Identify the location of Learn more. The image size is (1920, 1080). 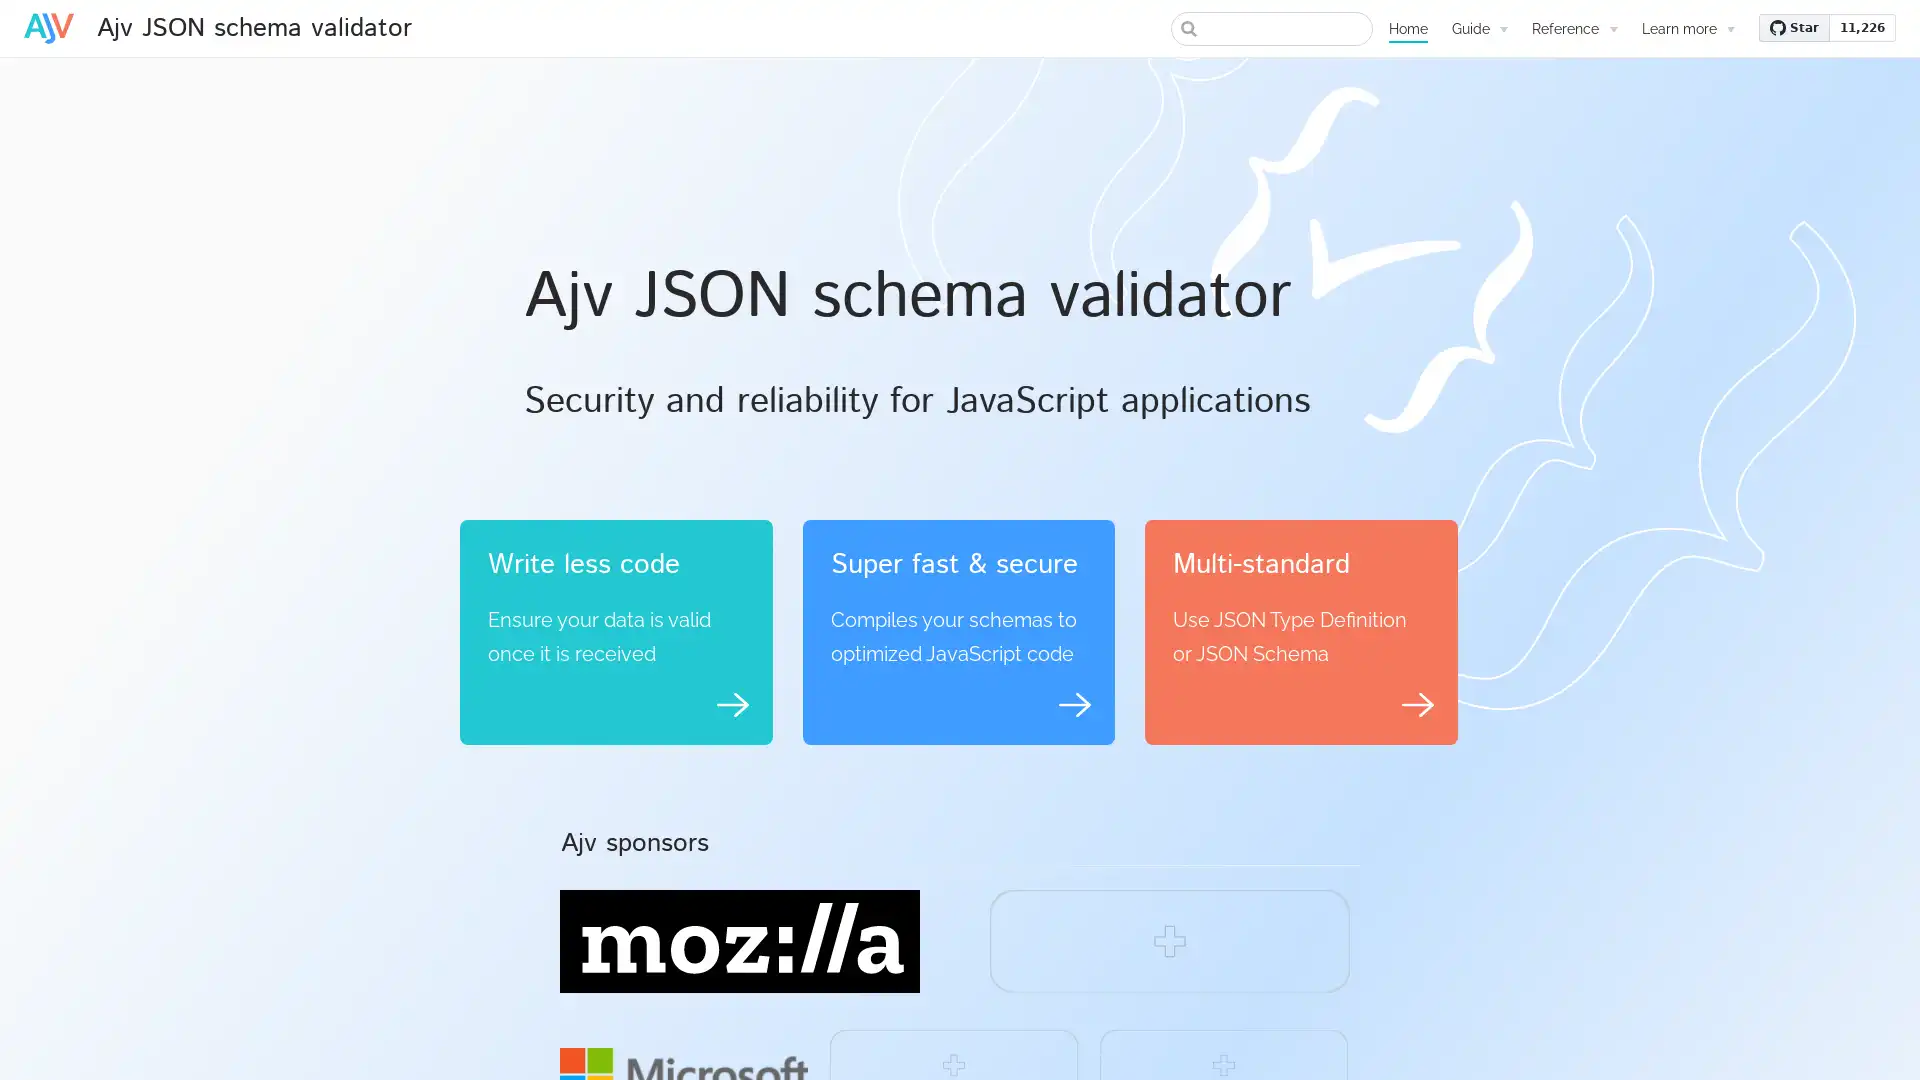
(1687, 29).